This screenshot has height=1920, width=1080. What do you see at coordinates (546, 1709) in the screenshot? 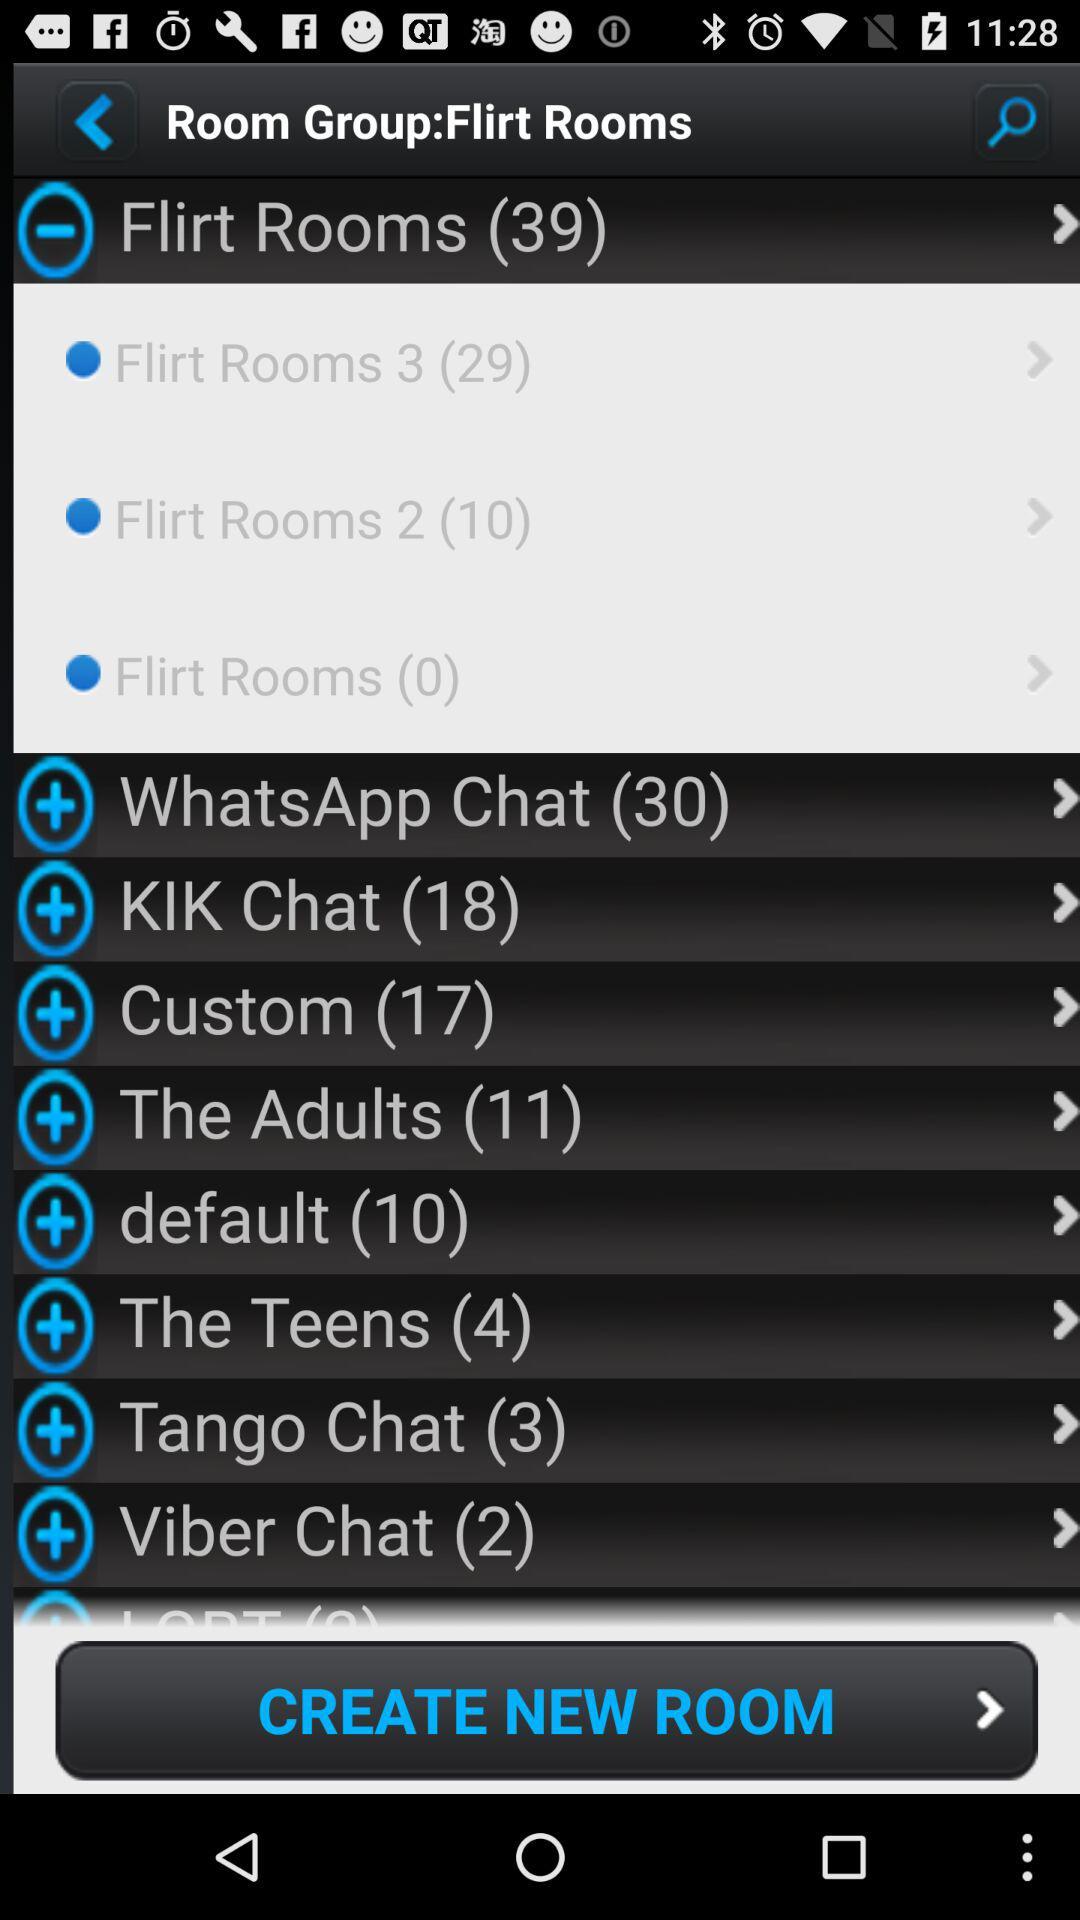
I see `create new room item` at bounding box center [546, 1709].